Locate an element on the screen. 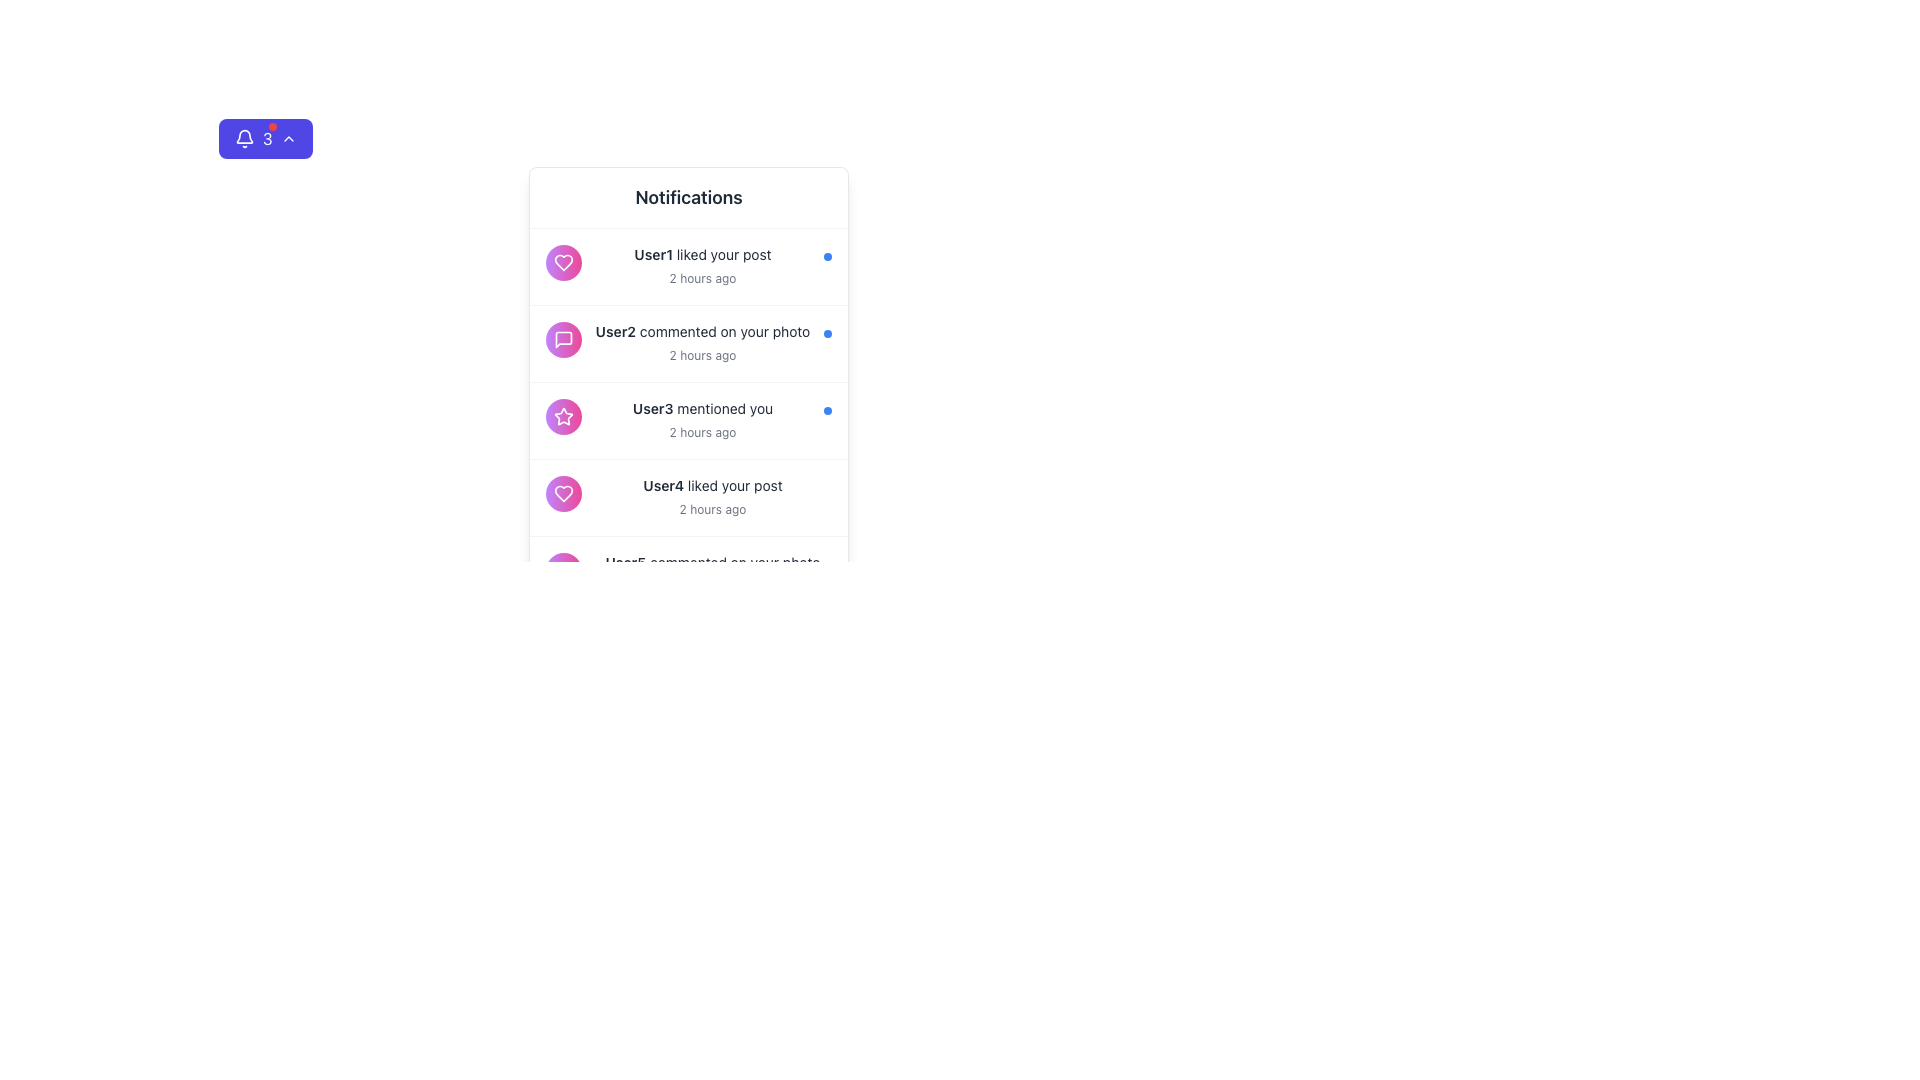 Image resolution: width=1920 pixels, height=1080 pixels. the first notification entry that indicates 'User1 liked your post' is located at coordinates (689, 266).